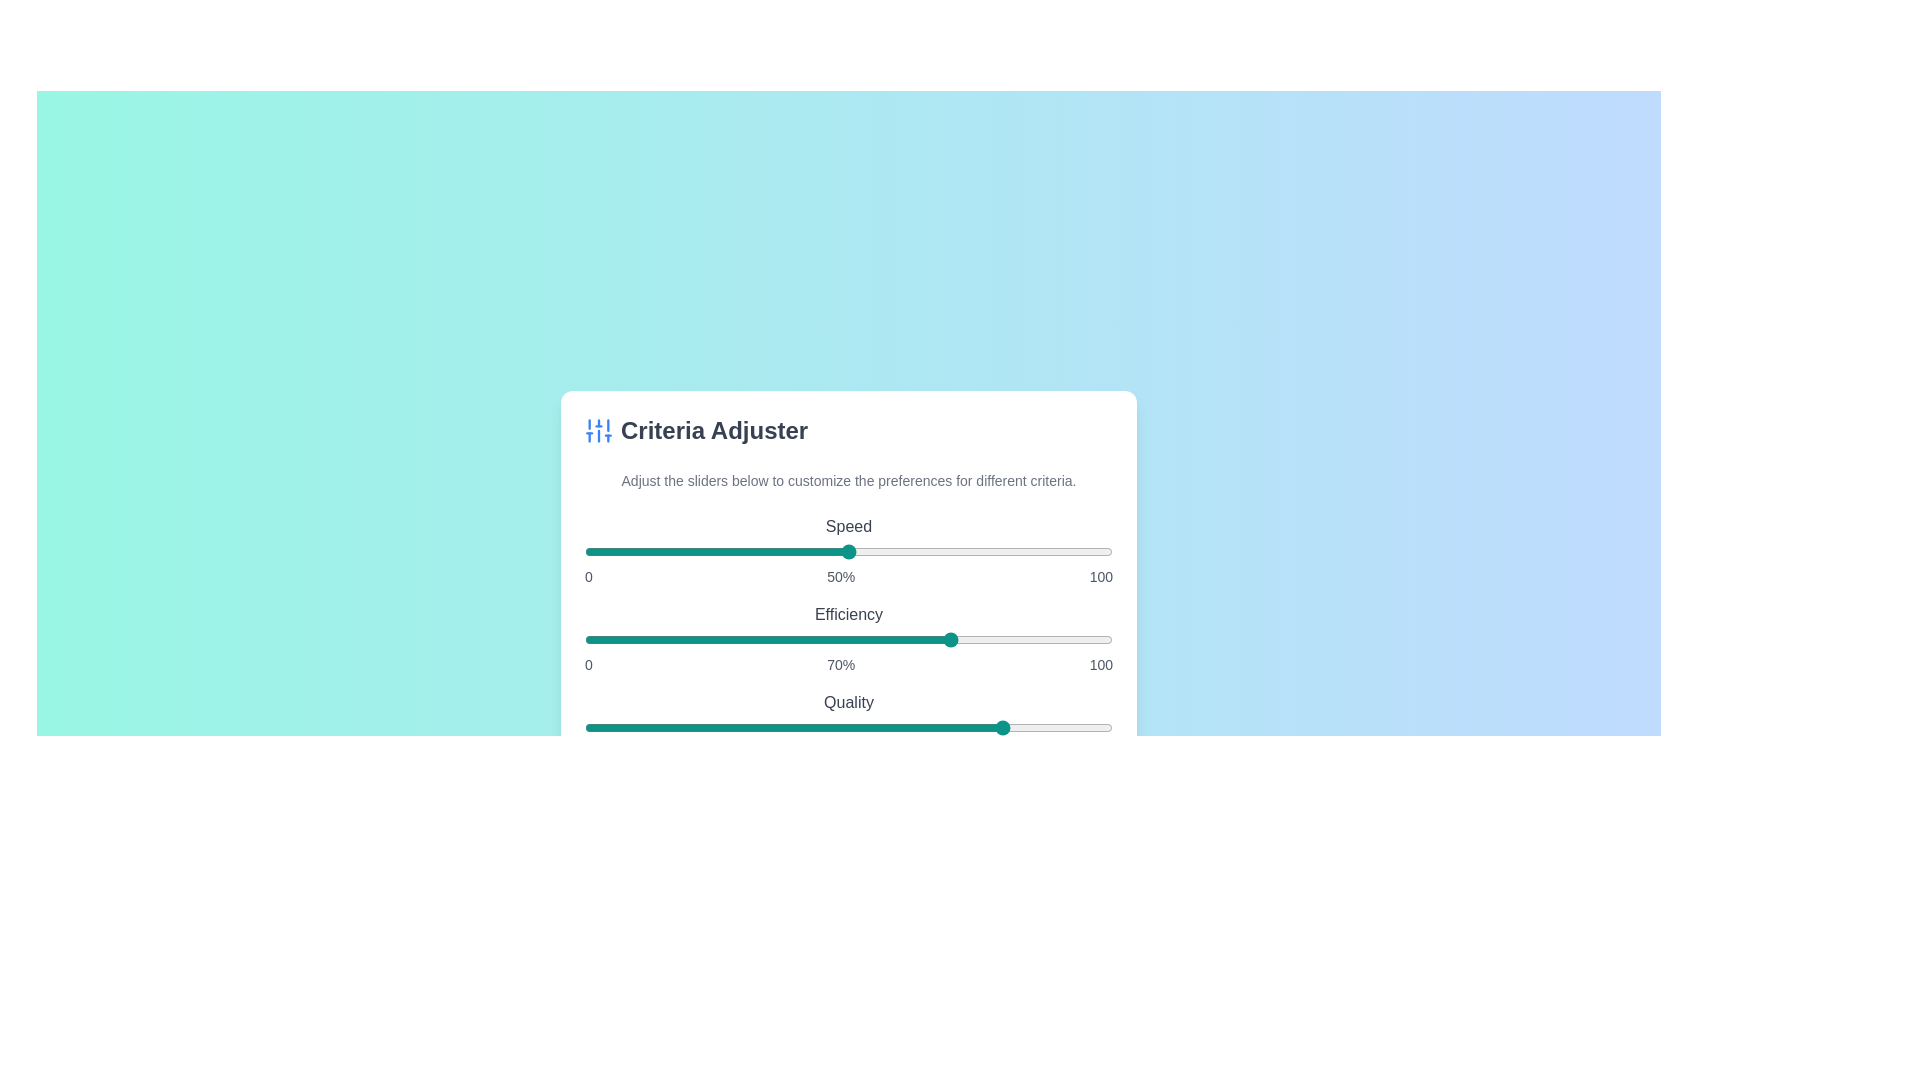 This screenshot has width=1920, height=1080. Describe the element at coordinates (827, 728) in the screenshot. I see `the 'Quality' slider to set its value to 46` at that location.